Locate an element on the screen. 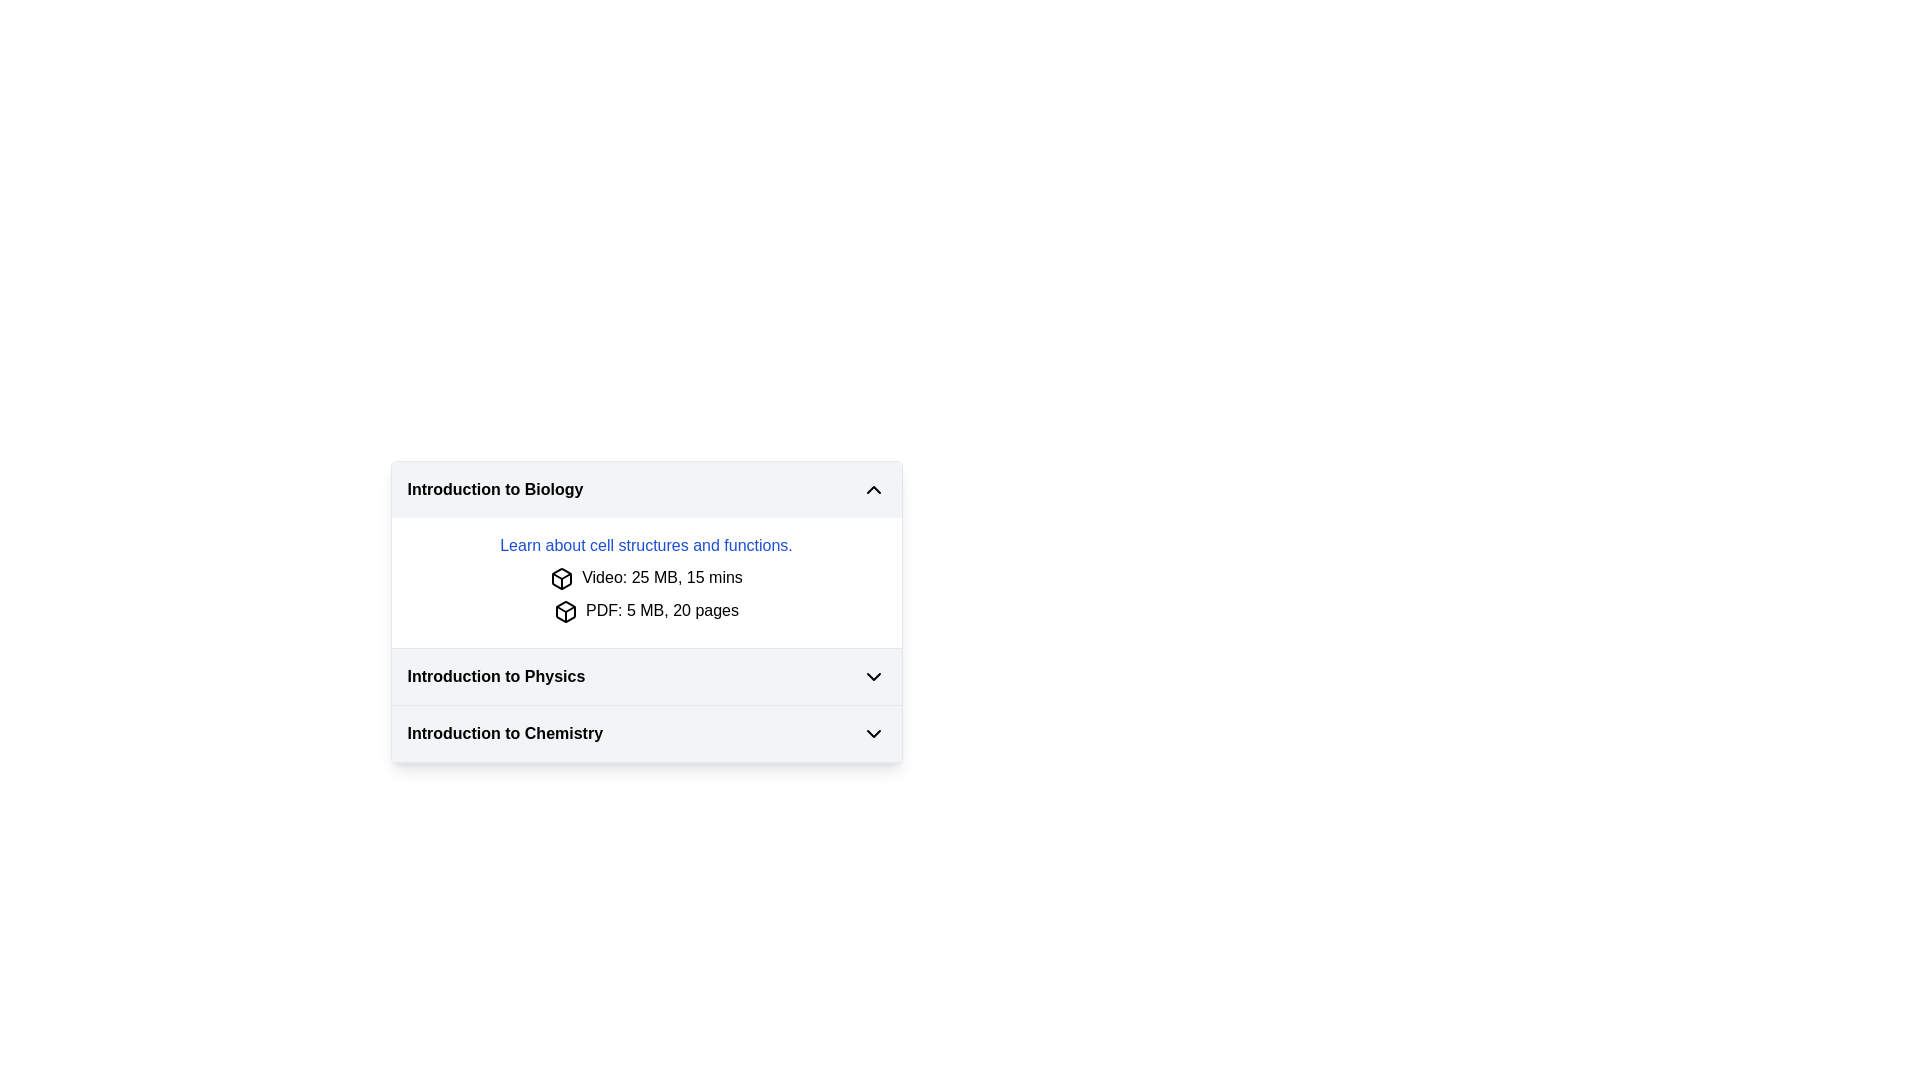  information displayed in the Text Display with Icon that provides details about the video resource under the 'Learn about cell structures and functions.' heading in the 'Introduction to Biology' section is located at coordinates (646, 578).